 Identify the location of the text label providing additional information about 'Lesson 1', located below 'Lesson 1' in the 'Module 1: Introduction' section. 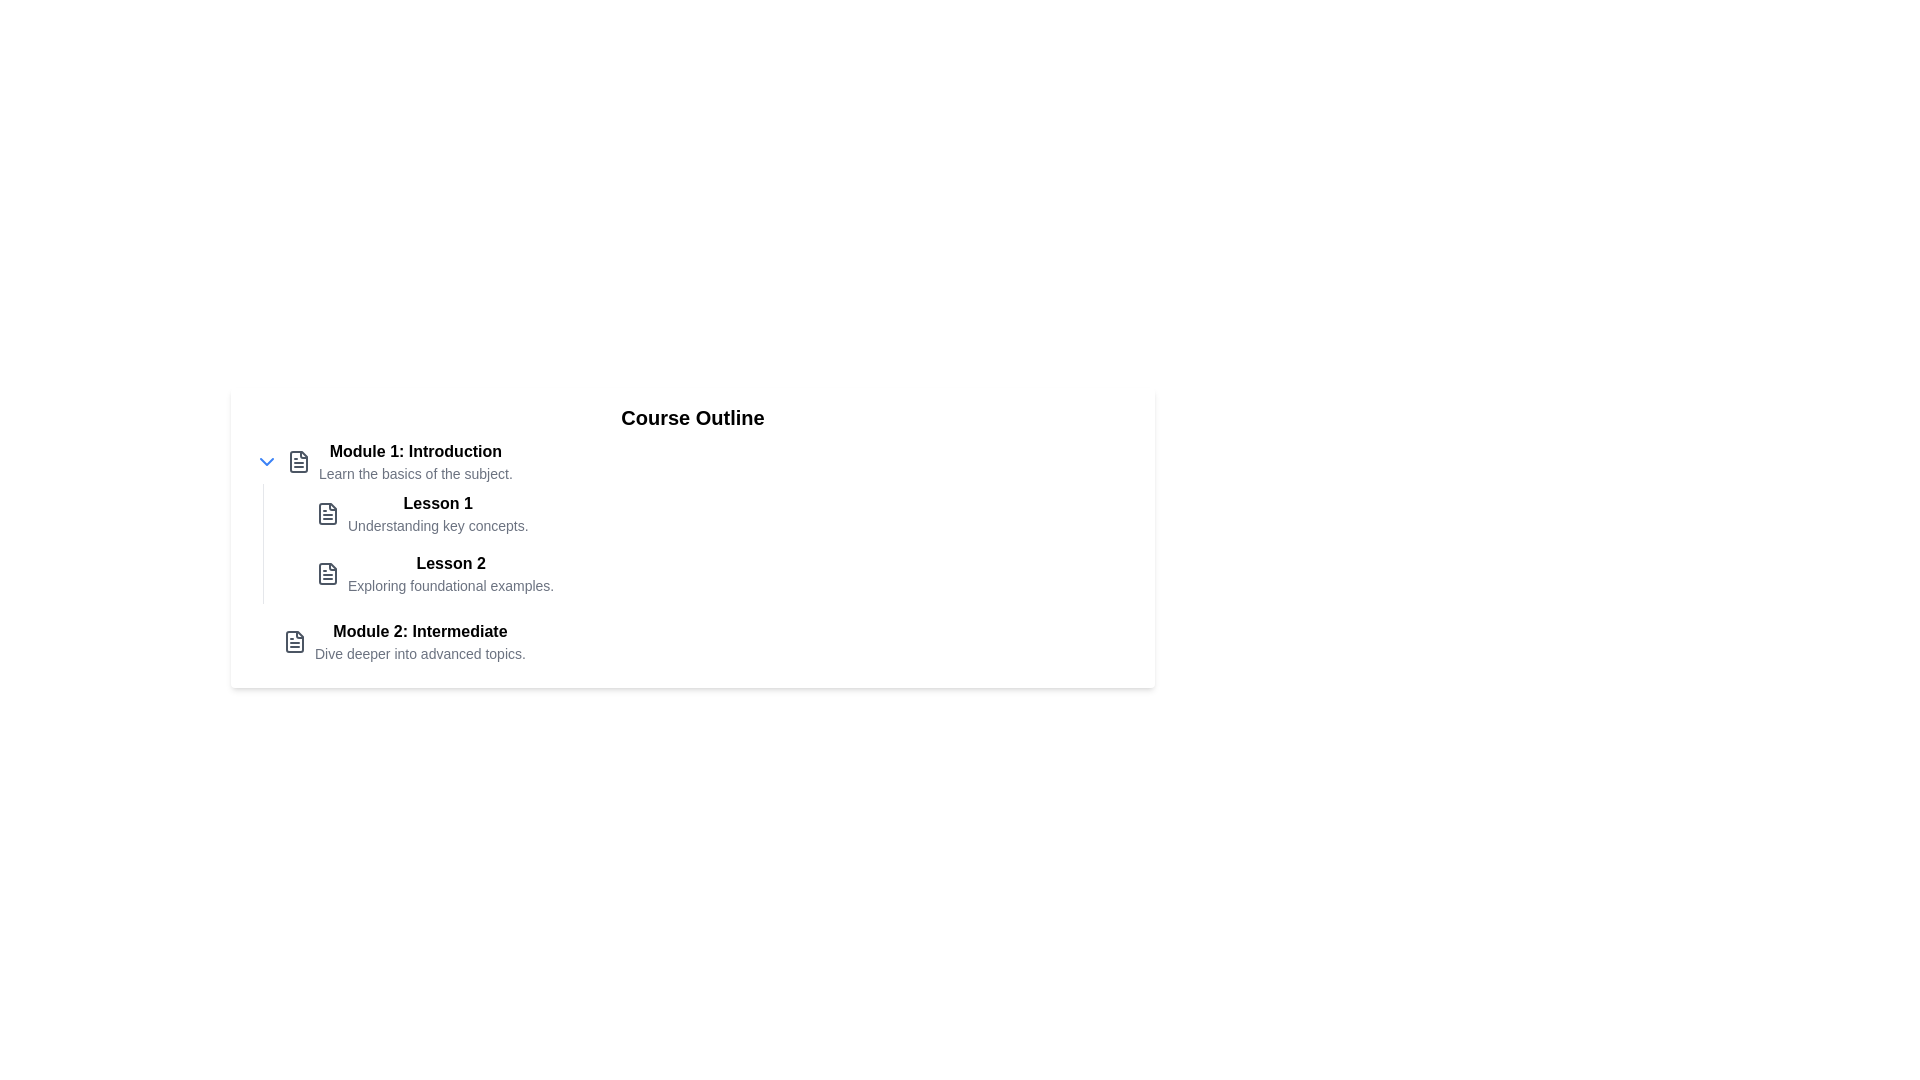
(437, 524).